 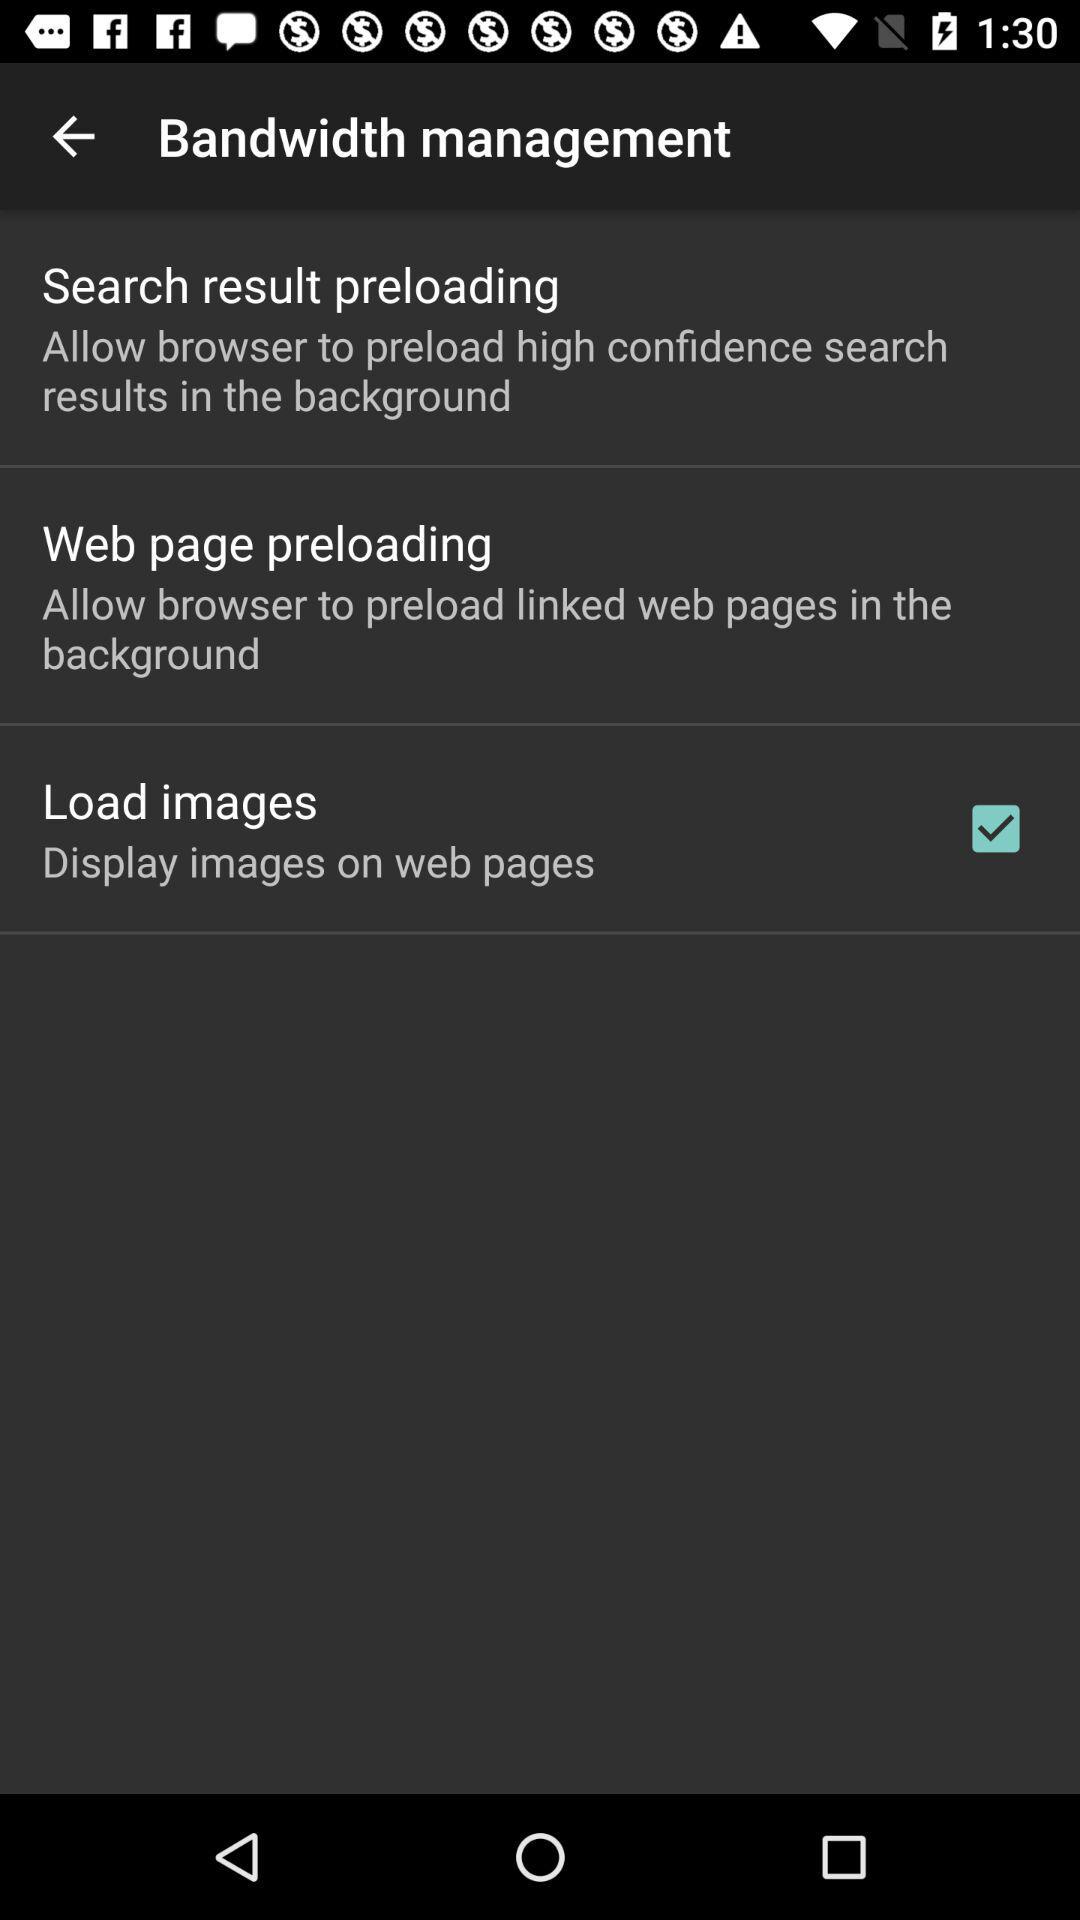 What do you see at coordinates (266, 542) in the screenshot?
I see `web page preloading` at bounding box center [266, 542].